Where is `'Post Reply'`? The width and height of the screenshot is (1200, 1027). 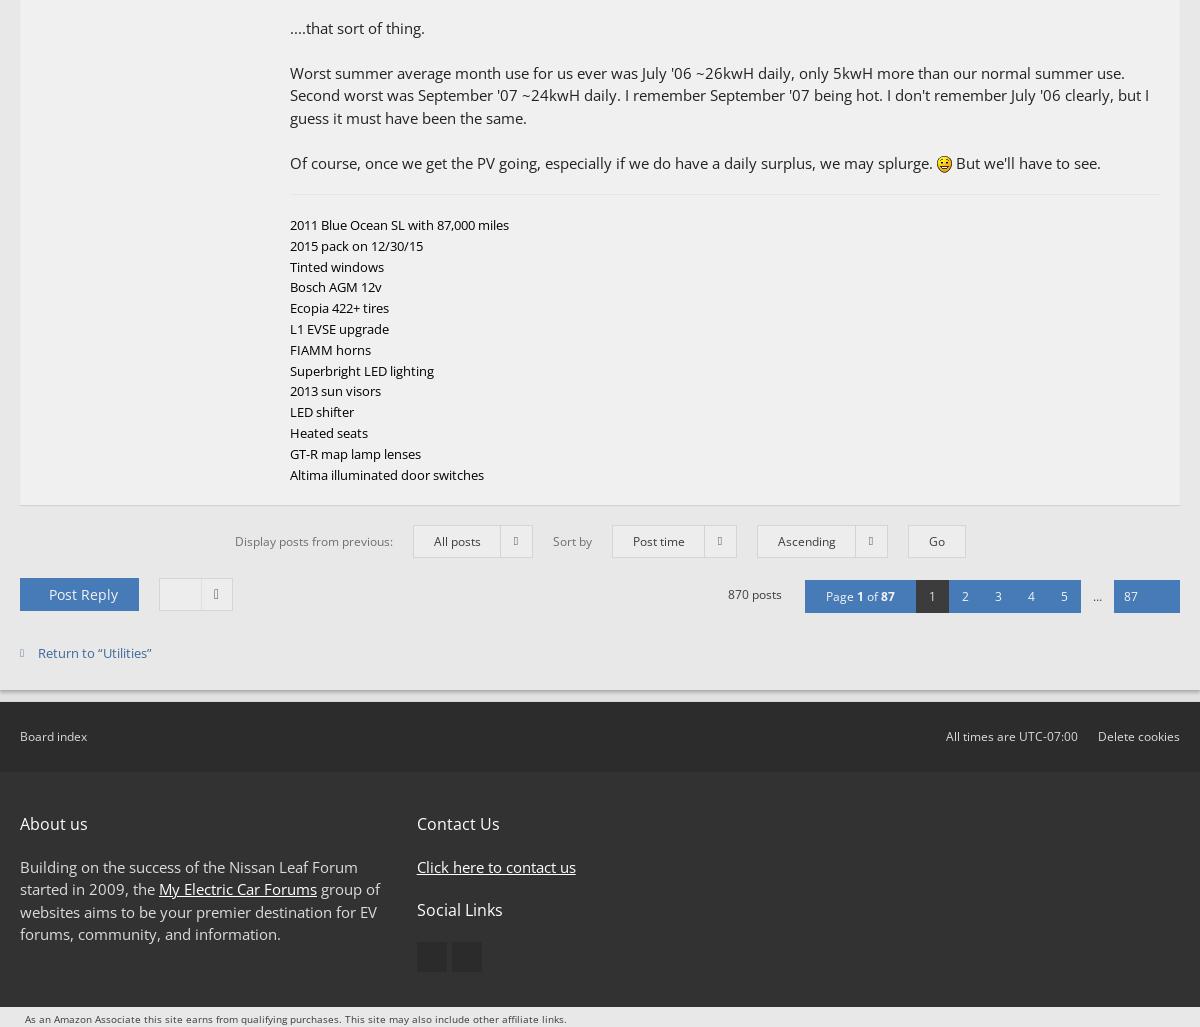 'Post Reply' is located at coordinates (82, 594).